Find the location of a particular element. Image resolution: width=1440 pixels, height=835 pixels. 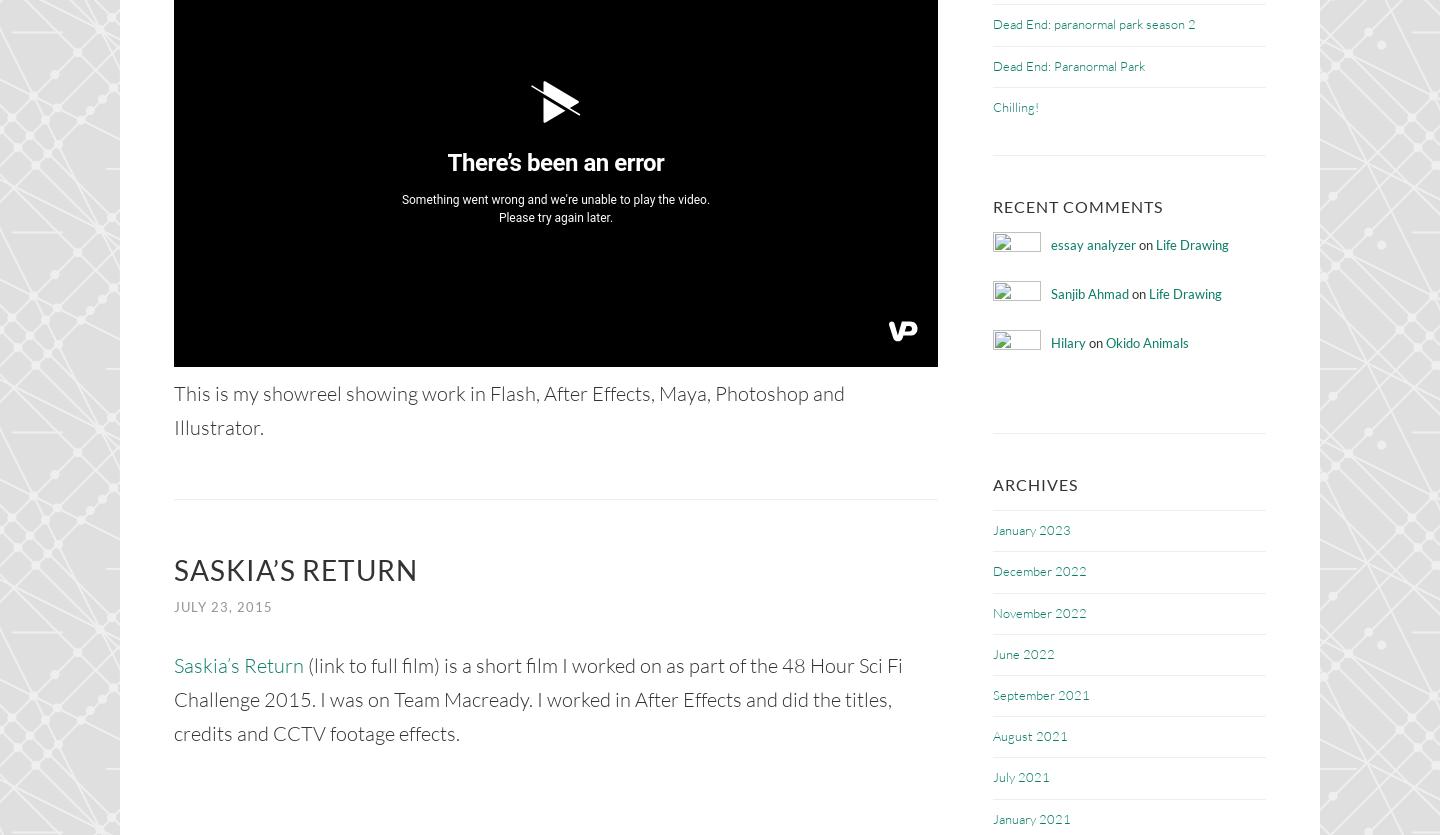

'January 2023' is located at coordinates (1032, 529).